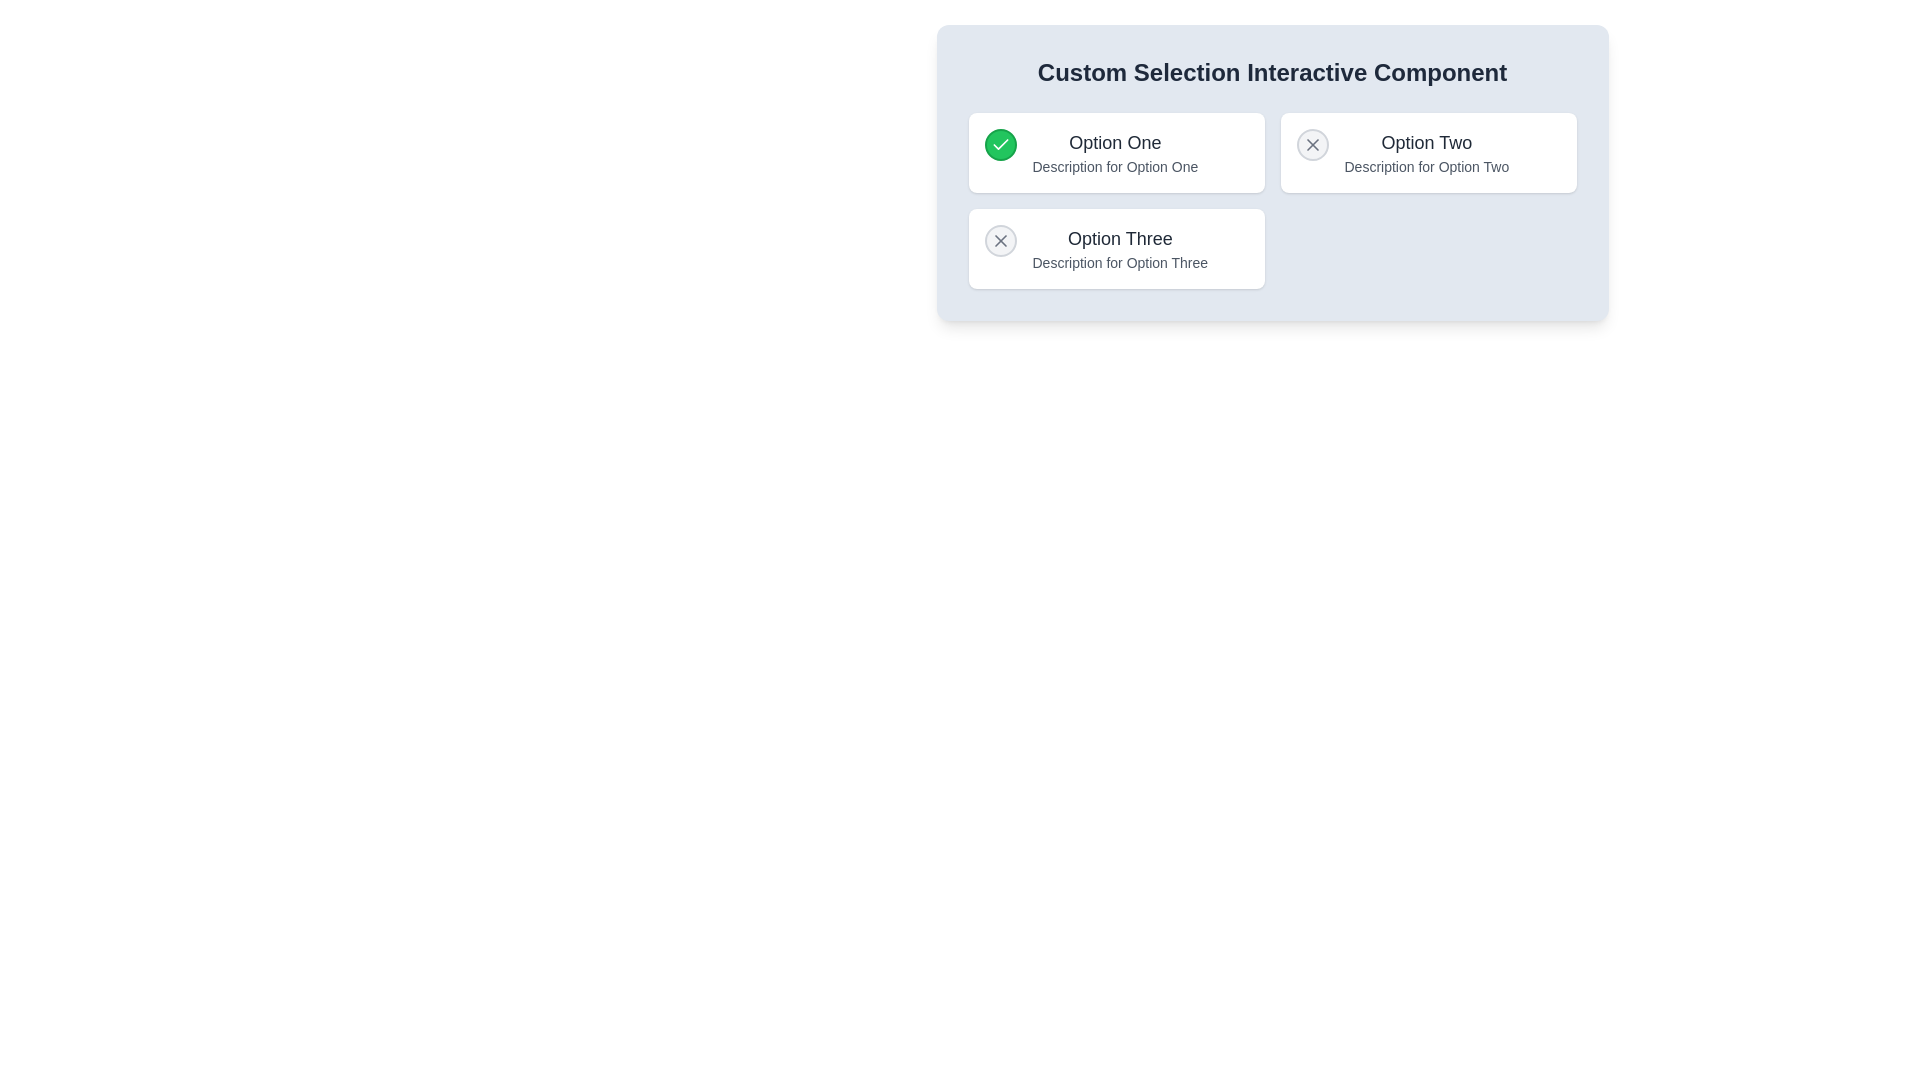  I want to click on the SVG graphic icon inside the circular button to the right of the 'Option Two' text, so click(1000, 239).